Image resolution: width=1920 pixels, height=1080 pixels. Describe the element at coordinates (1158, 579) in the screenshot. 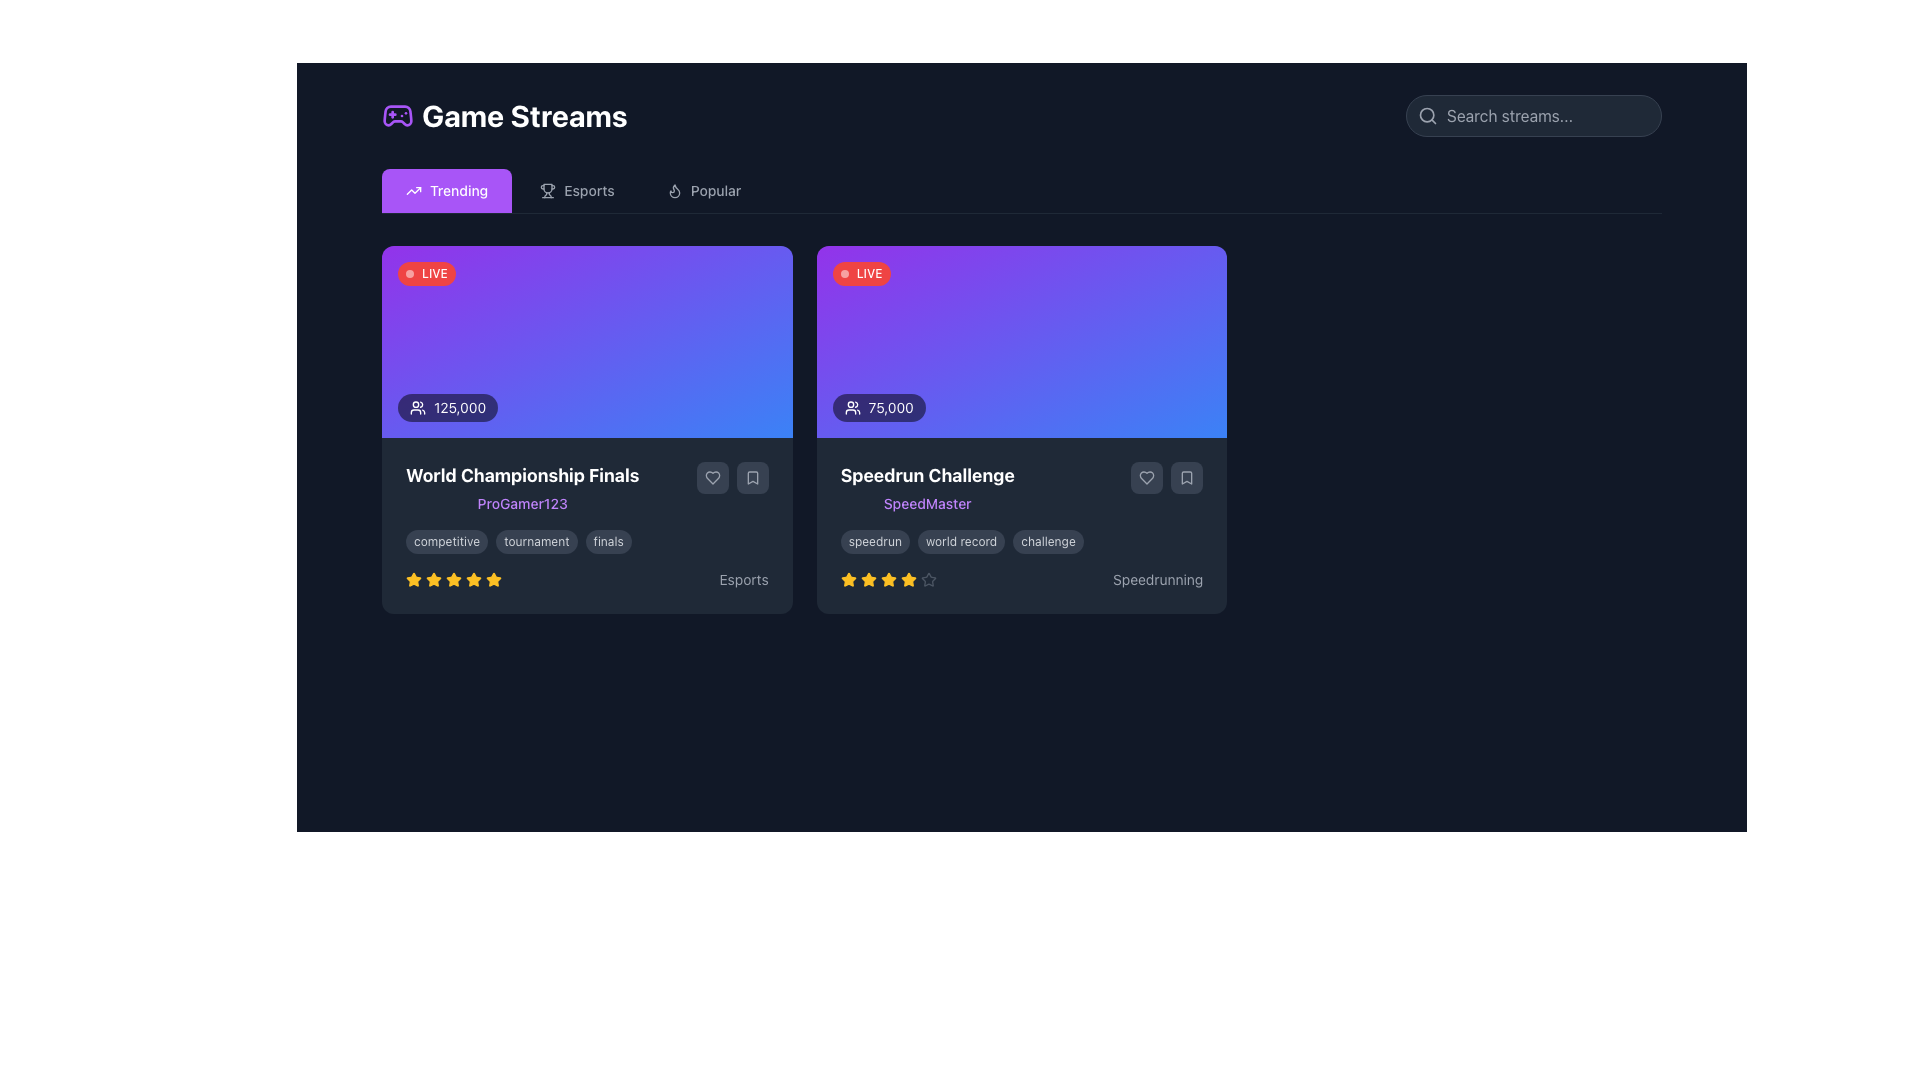

I see `text from the small gray label reading 'Speedrunning' located at the bottom-right corner of the right card in the UI` at that location.